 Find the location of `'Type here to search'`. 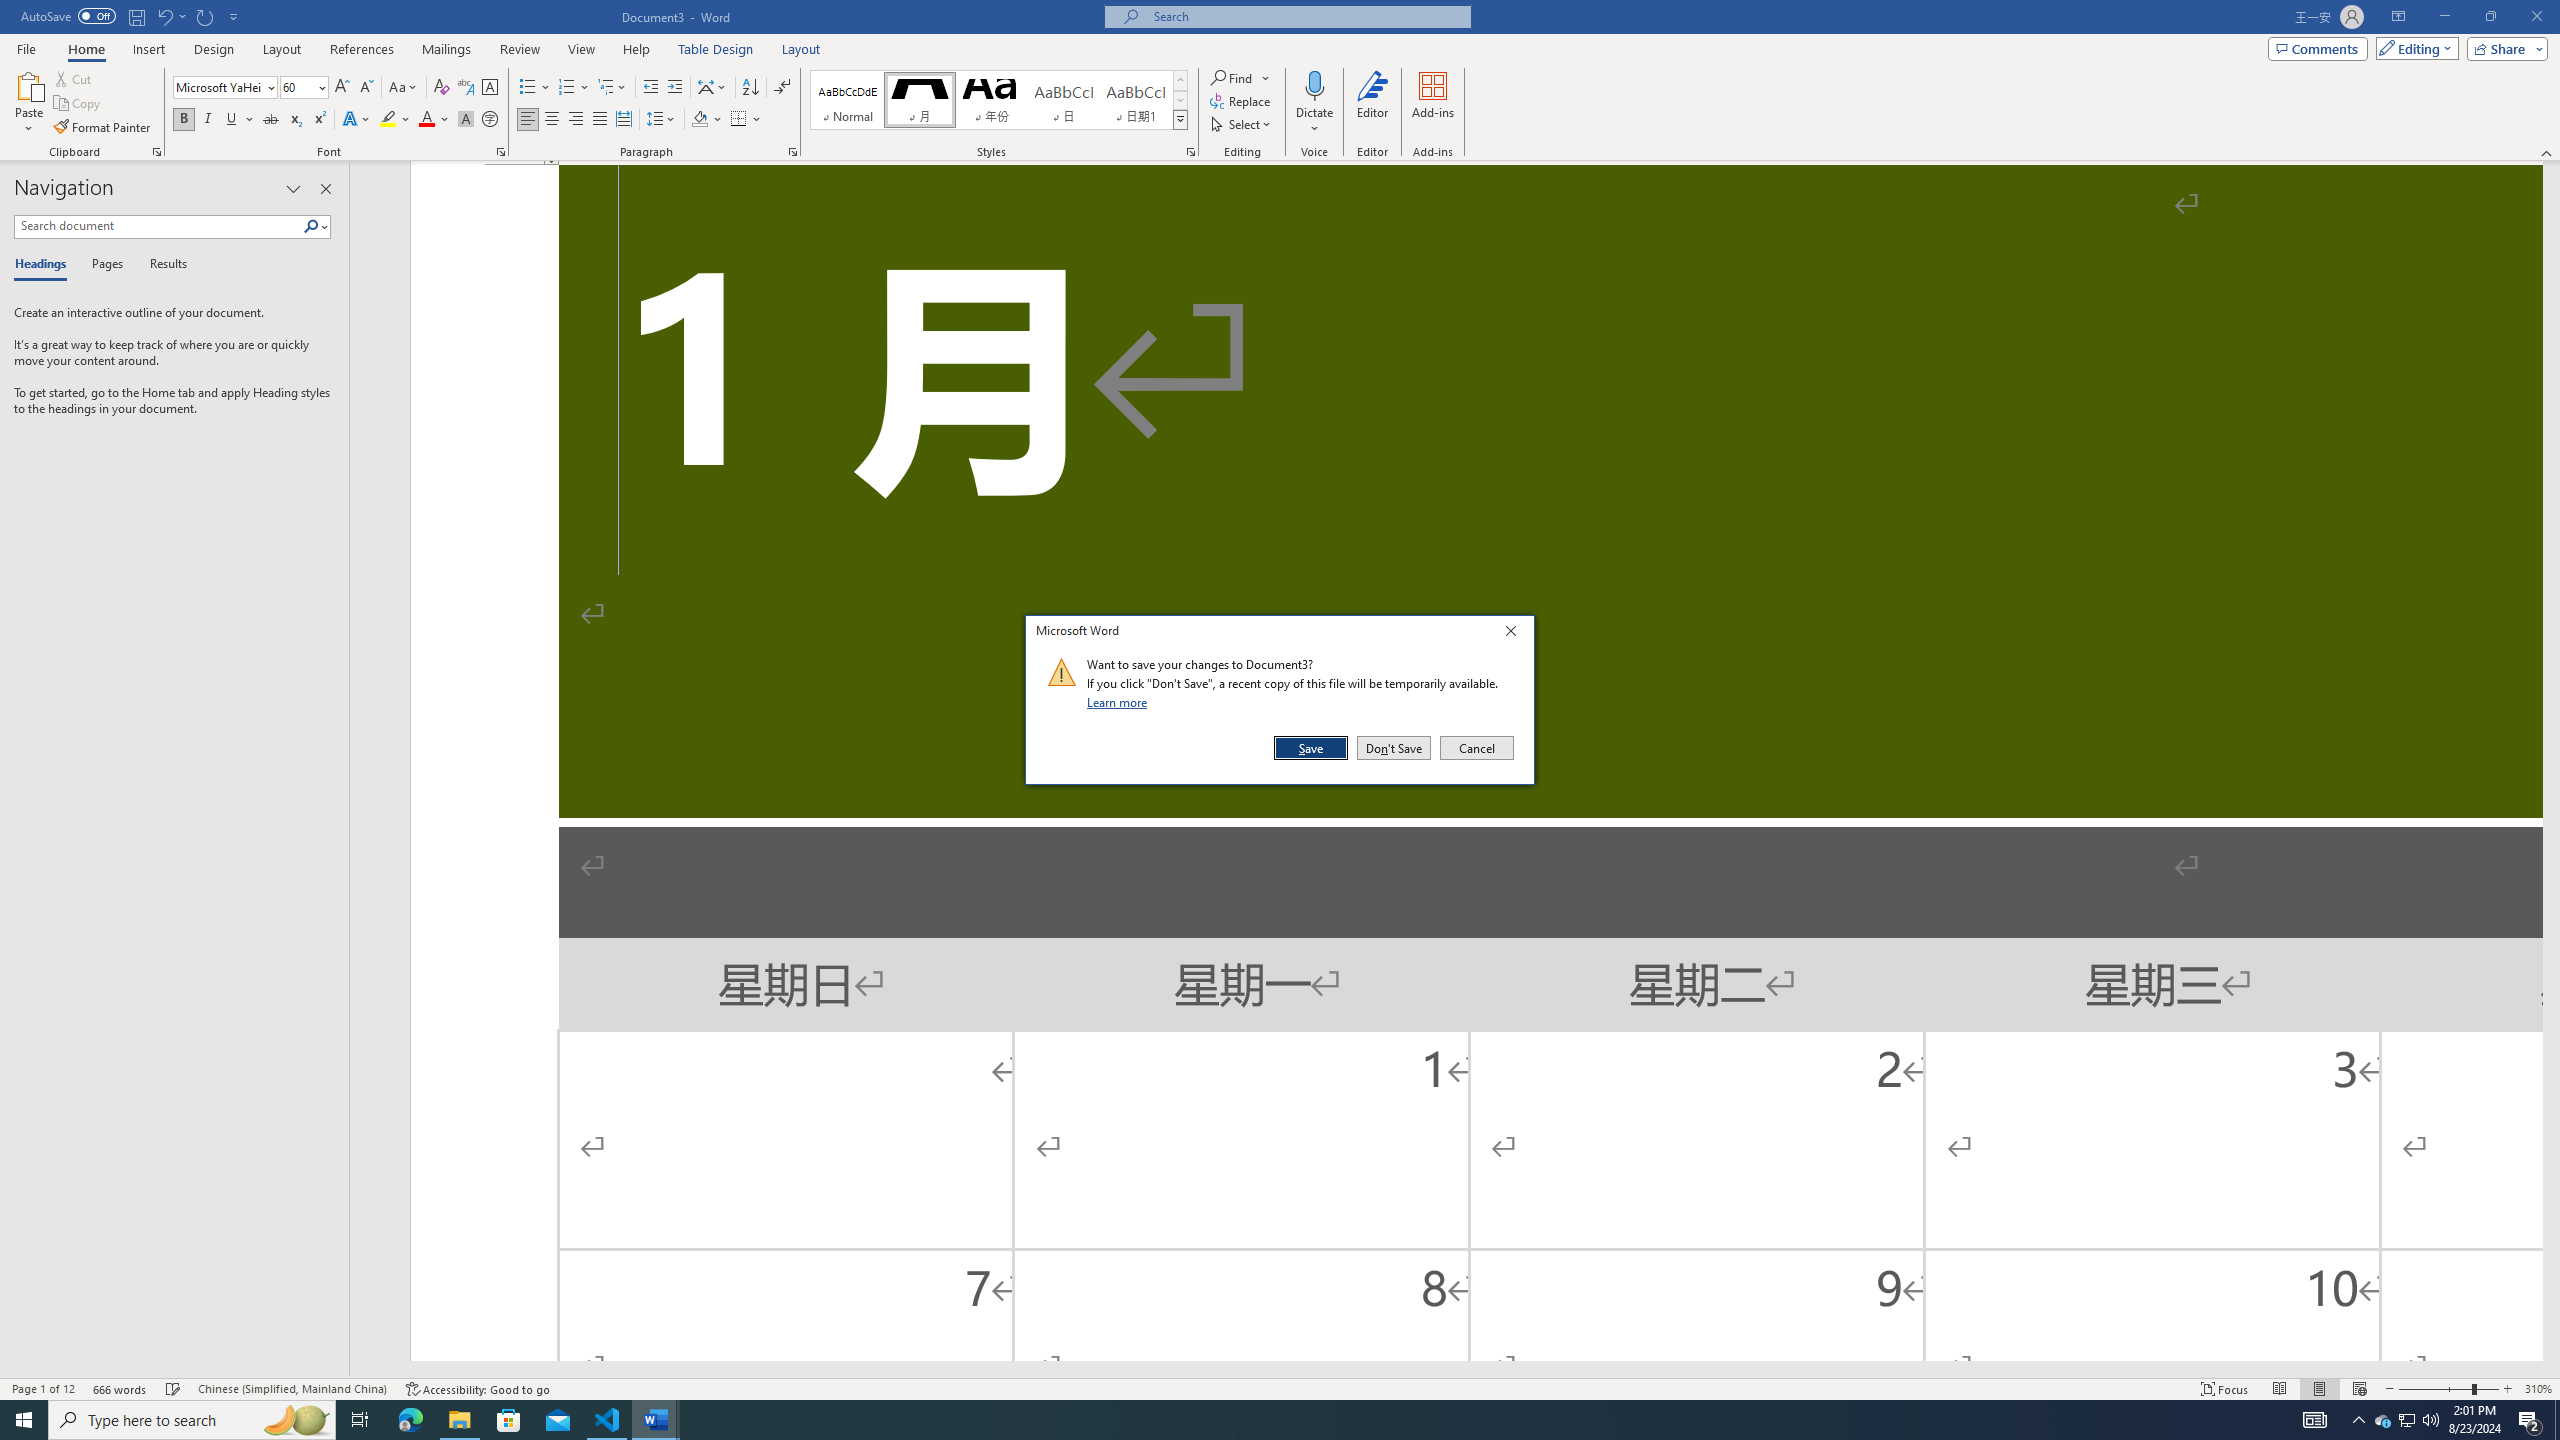

'Type here to search' is located at coordinates (191, 1418).